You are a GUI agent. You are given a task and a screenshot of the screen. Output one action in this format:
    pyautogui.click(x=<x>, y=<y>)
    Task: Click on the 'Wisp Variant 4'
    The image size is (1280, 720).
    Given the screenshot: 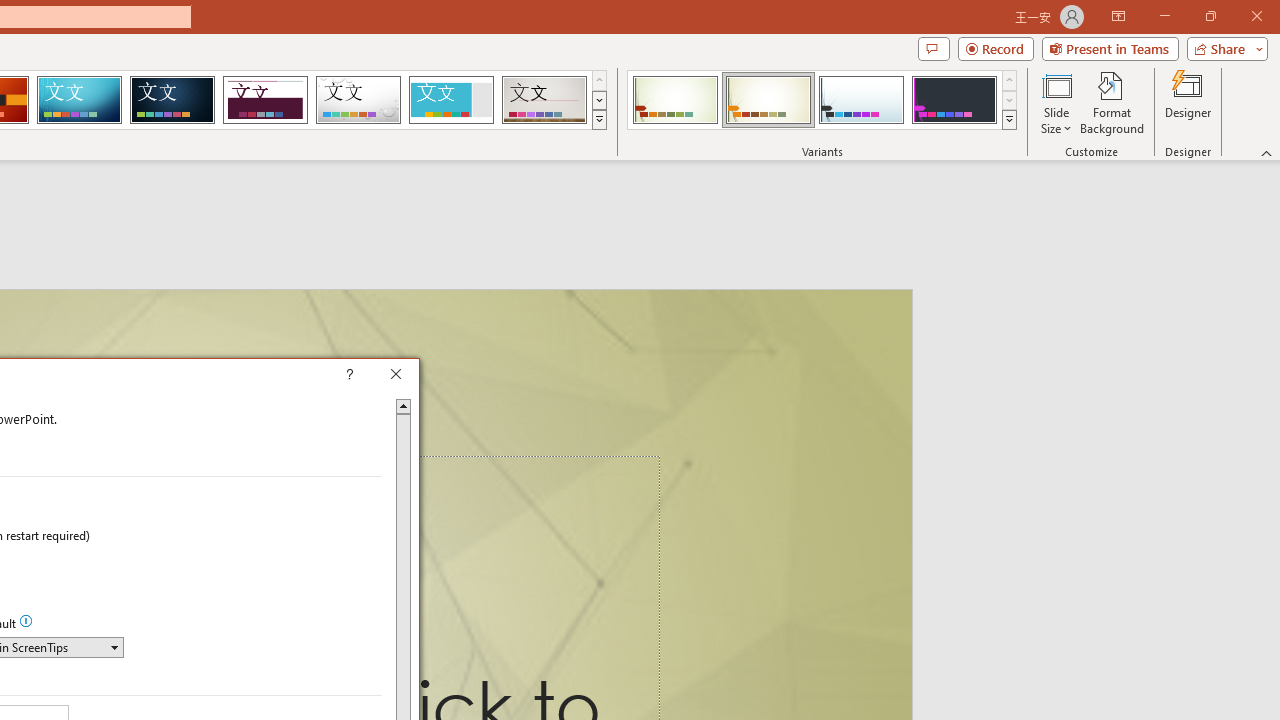 What is the action you would take?
    pyautogui.click(x=953, y=100)
    